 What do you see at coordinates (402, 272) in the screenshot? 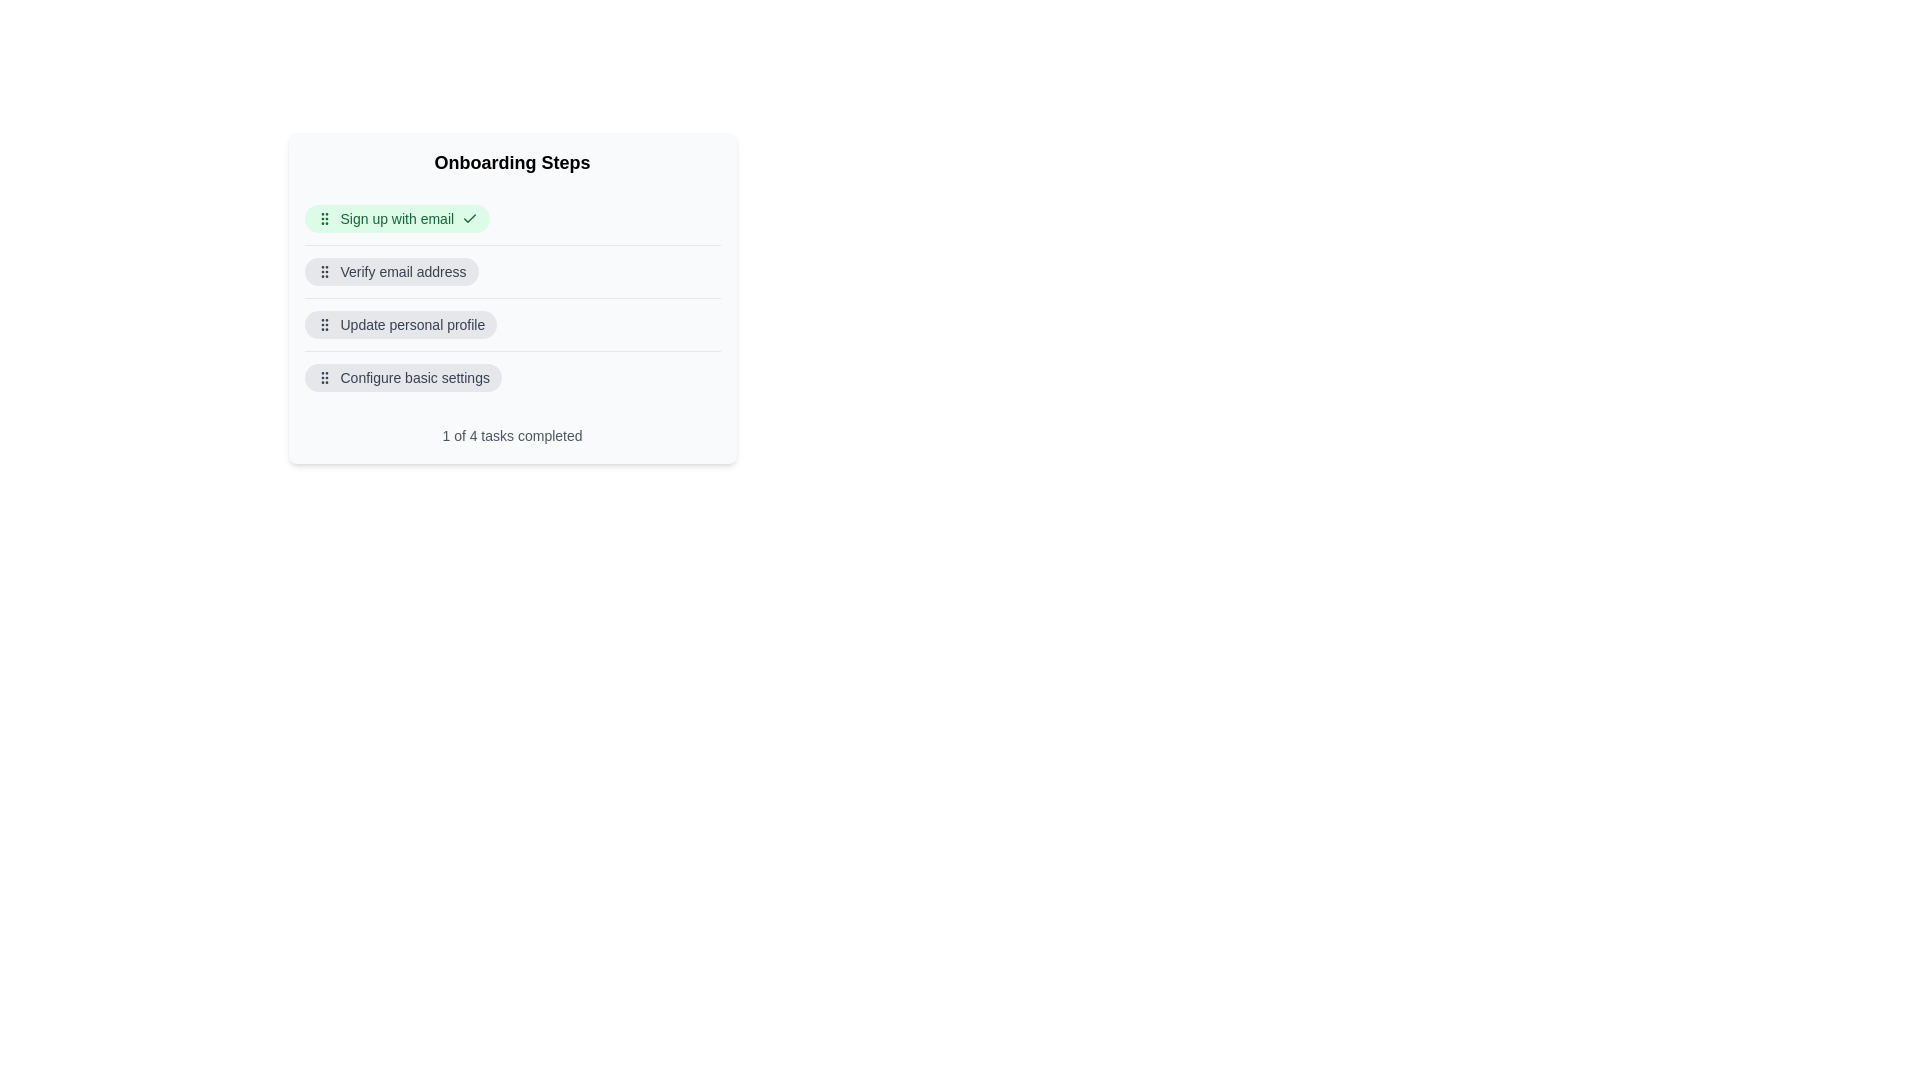
I see `the email verification step in the onboarding process` at bounding box center [402, 272].